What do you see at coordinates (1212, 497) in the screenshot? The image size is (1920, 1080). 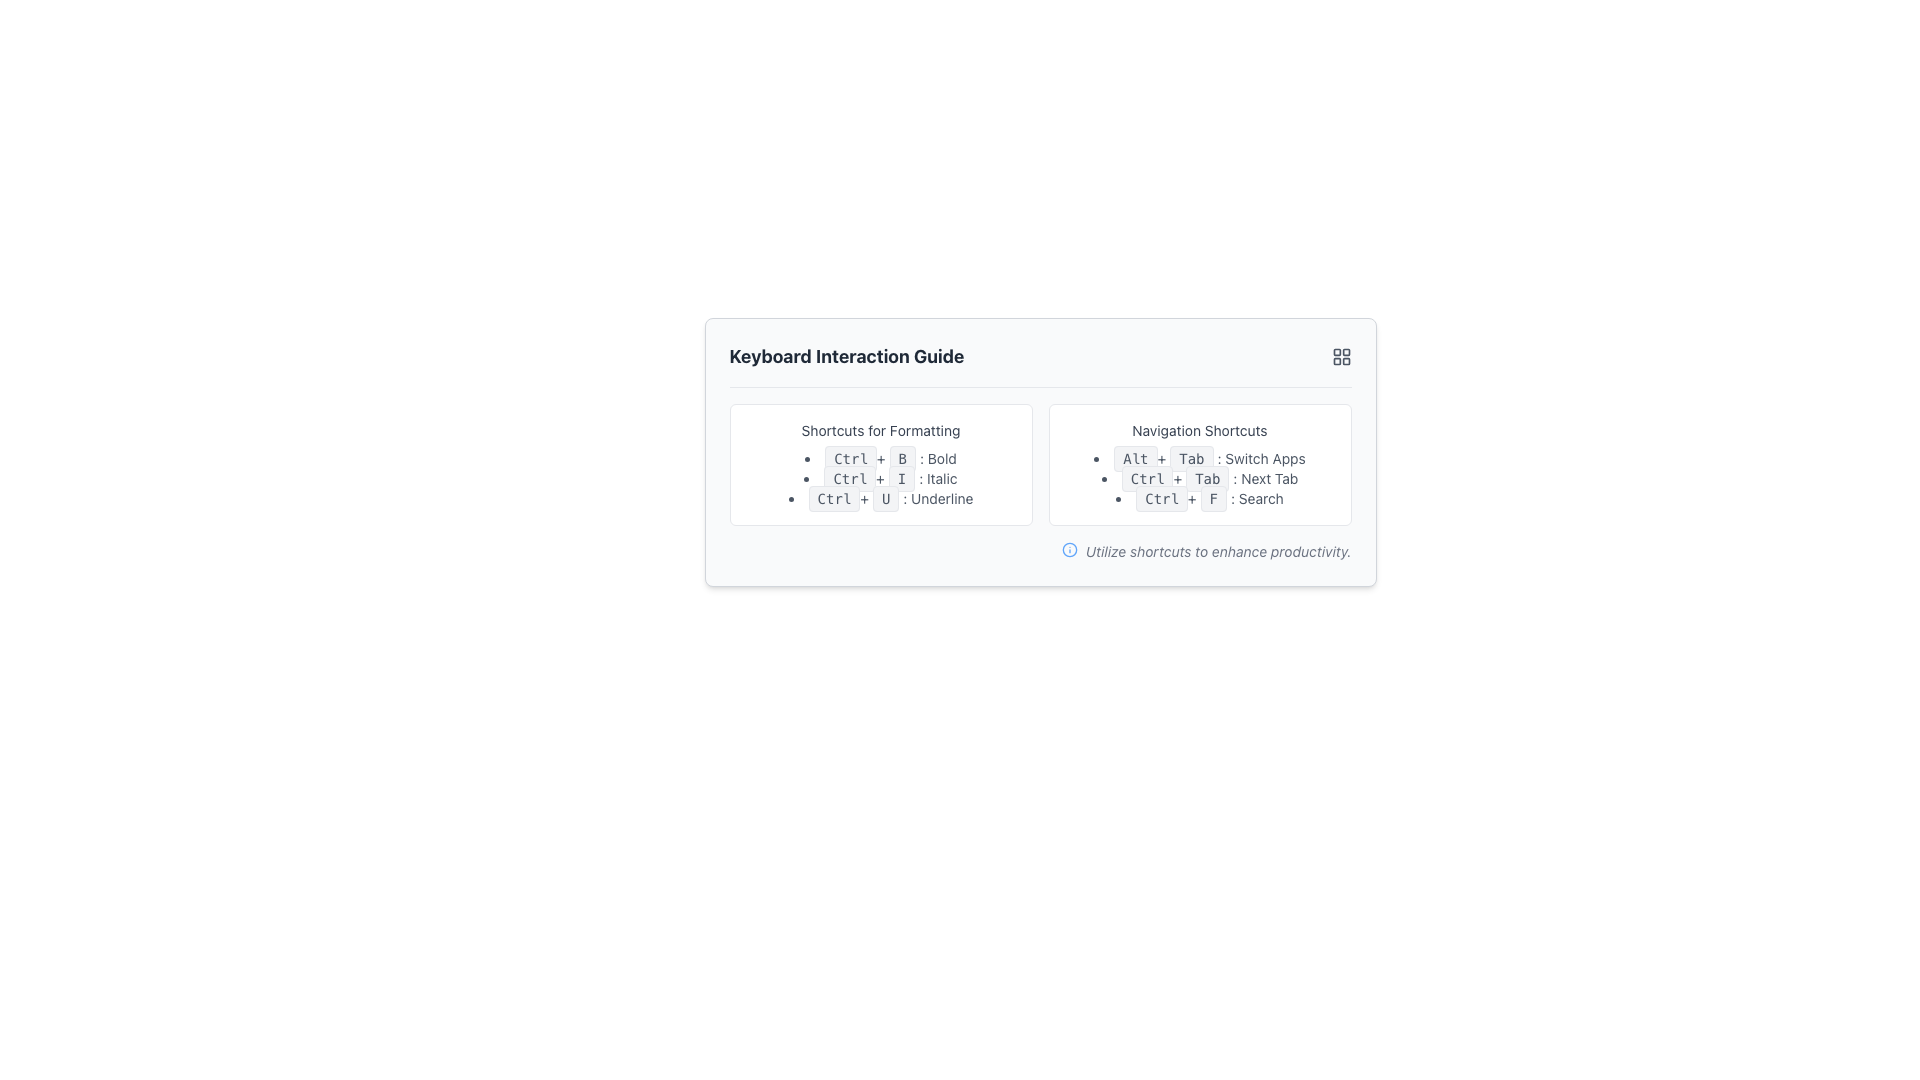 I see `the 'F' key representation in the 'Ctrl+F: Search' group within the 'Navigation Shortcuts' section of the 'Keyboard Interaction Guide' panel` at bounding box center [1212, 497].